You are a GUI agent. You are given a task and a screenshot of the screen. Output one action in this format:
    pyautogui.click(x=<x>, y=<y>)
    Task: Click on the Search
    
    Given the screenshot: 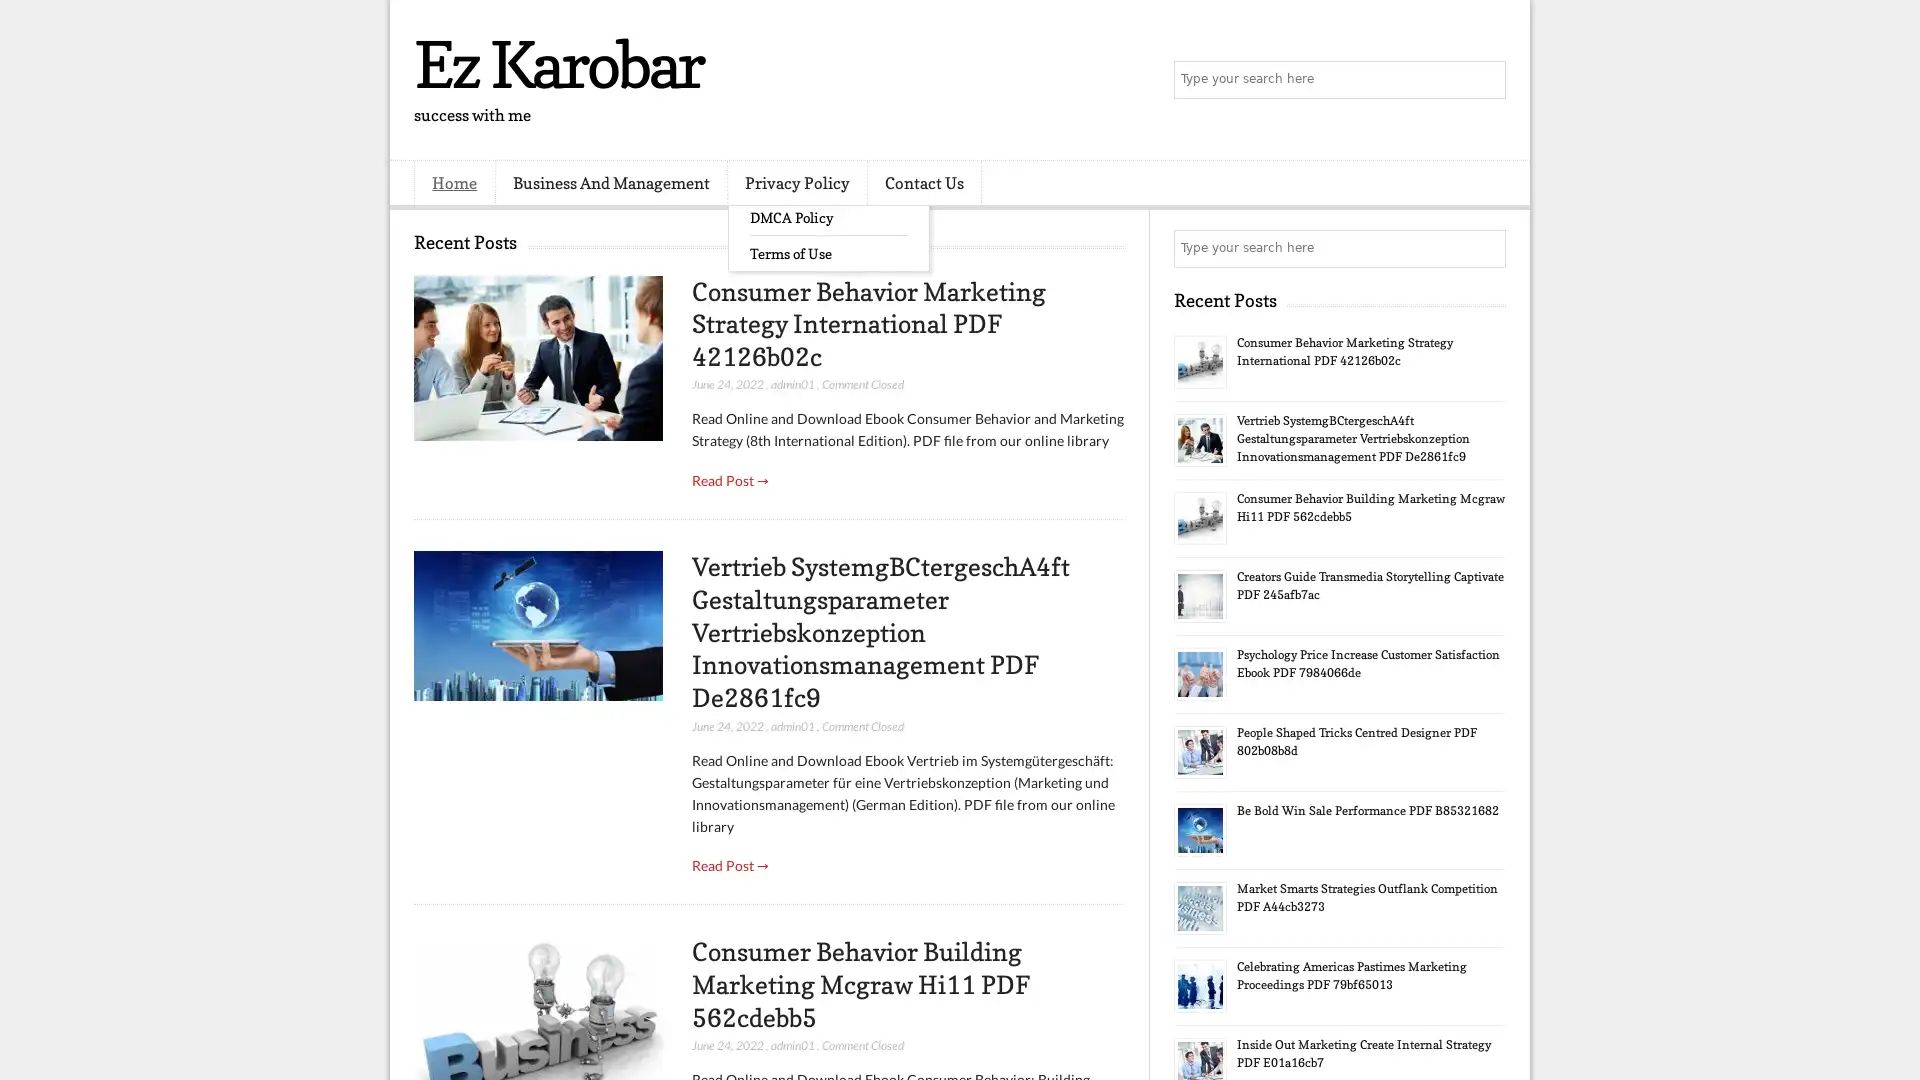 What is the action you would take?
    pyautogui.click(x=1485, y=80)
    